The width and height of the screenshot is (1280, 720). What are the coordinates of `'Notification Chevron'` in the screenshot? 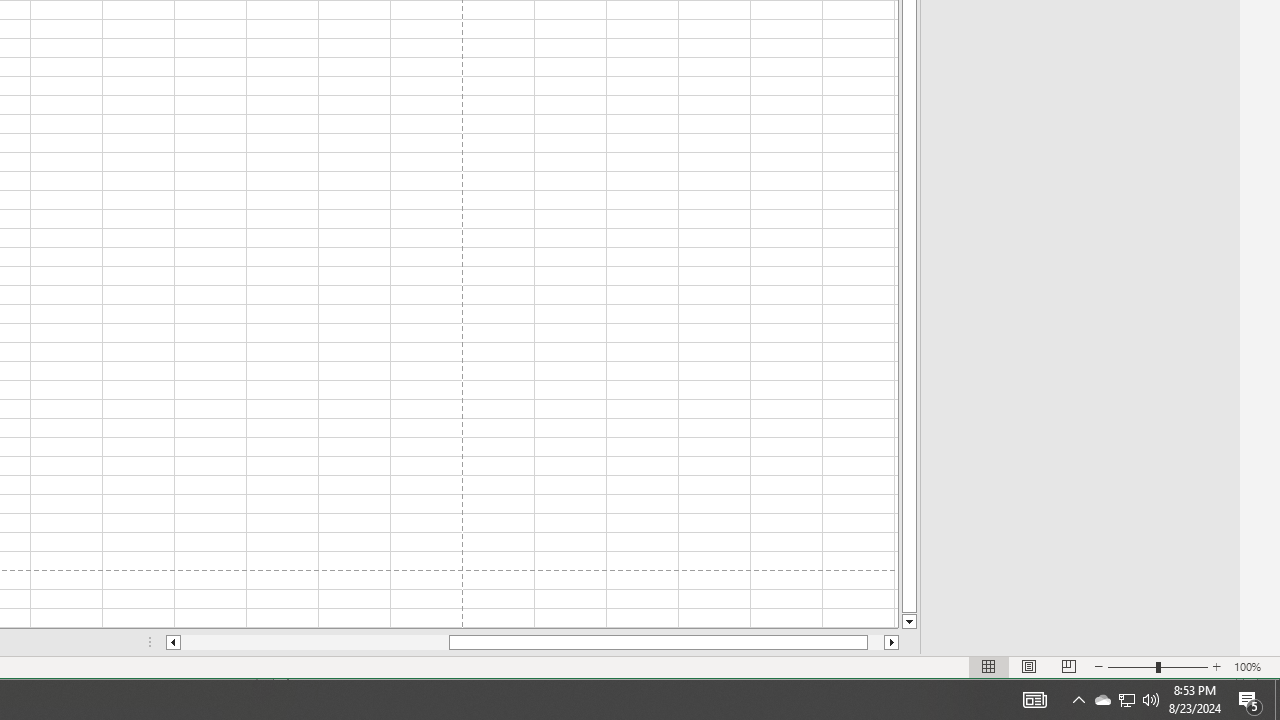 It's located at (1078, 698).